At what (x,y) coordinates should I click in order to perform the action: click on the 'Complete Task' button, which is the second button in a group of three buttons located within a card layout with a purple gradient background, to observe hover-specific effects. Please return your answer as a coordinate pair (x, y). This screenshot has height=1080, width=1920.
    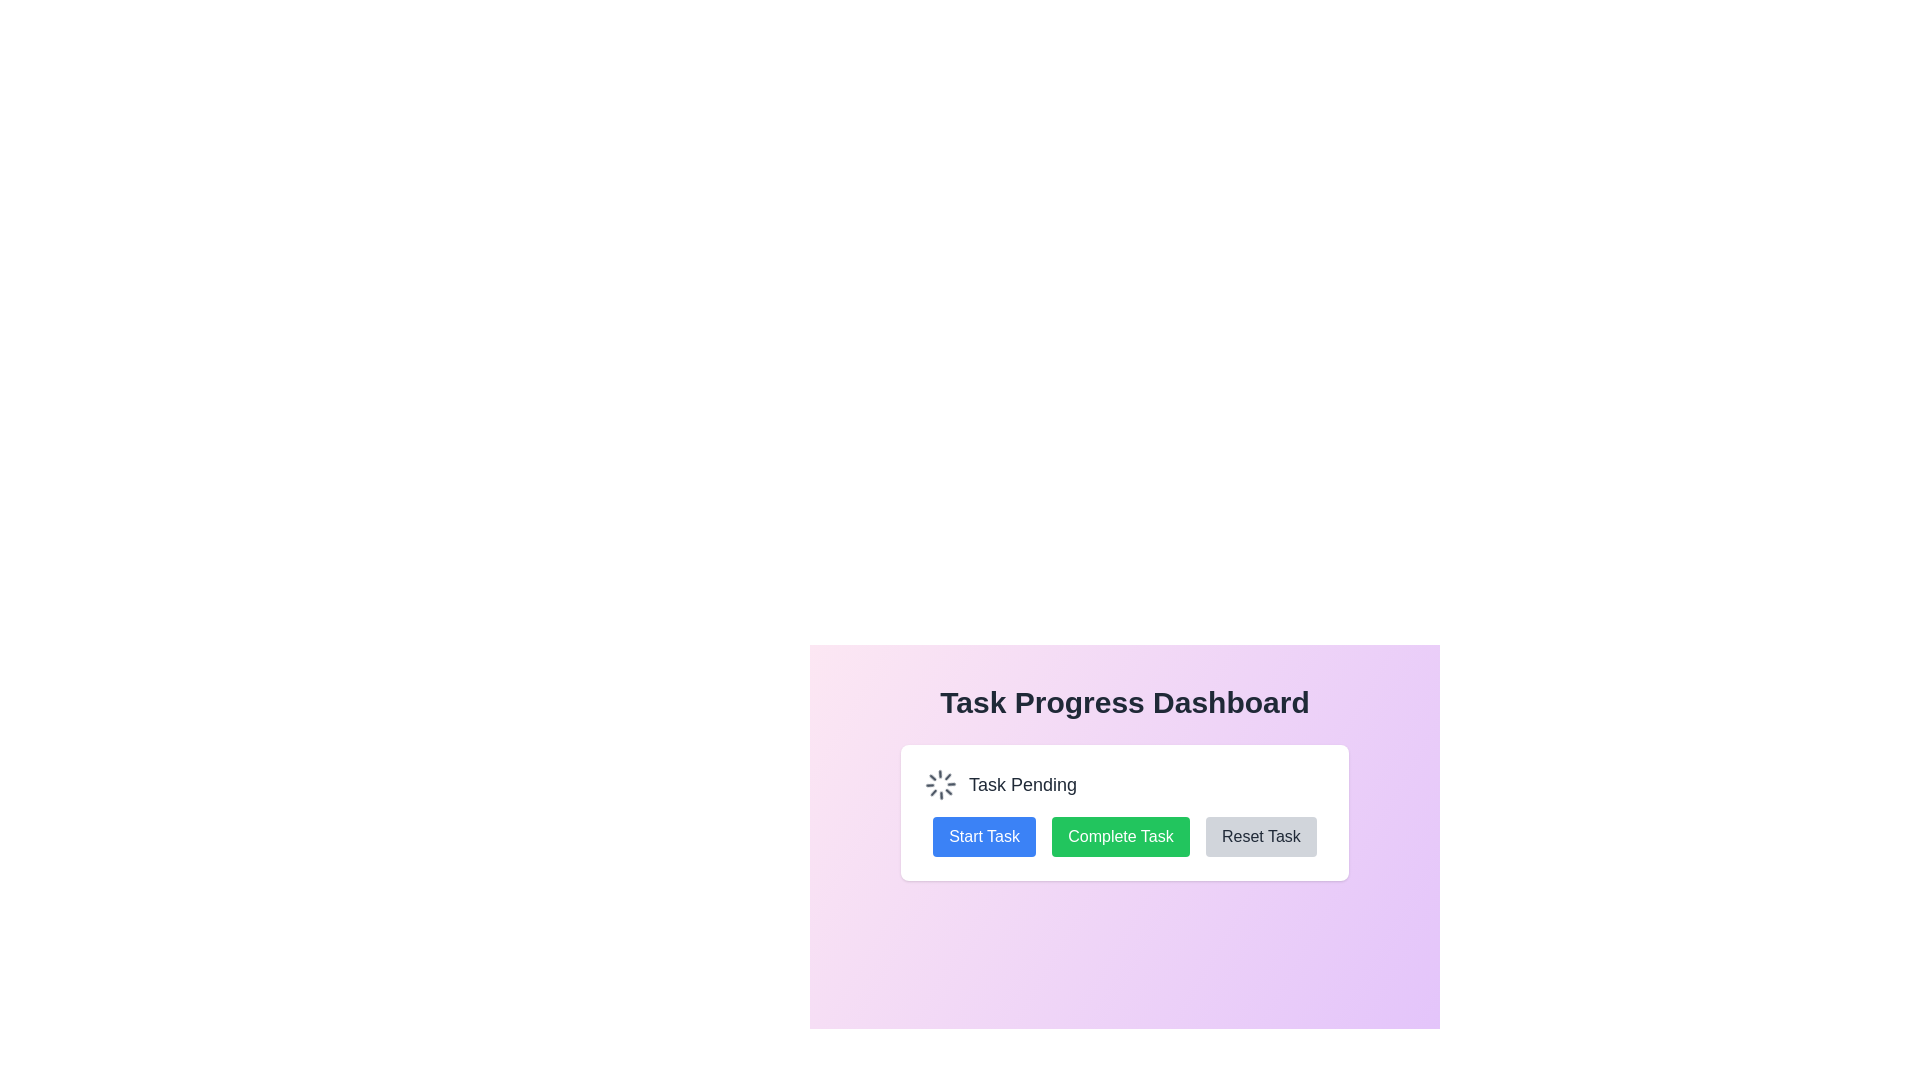
    Looking at the image, I should click on (1124, 825).